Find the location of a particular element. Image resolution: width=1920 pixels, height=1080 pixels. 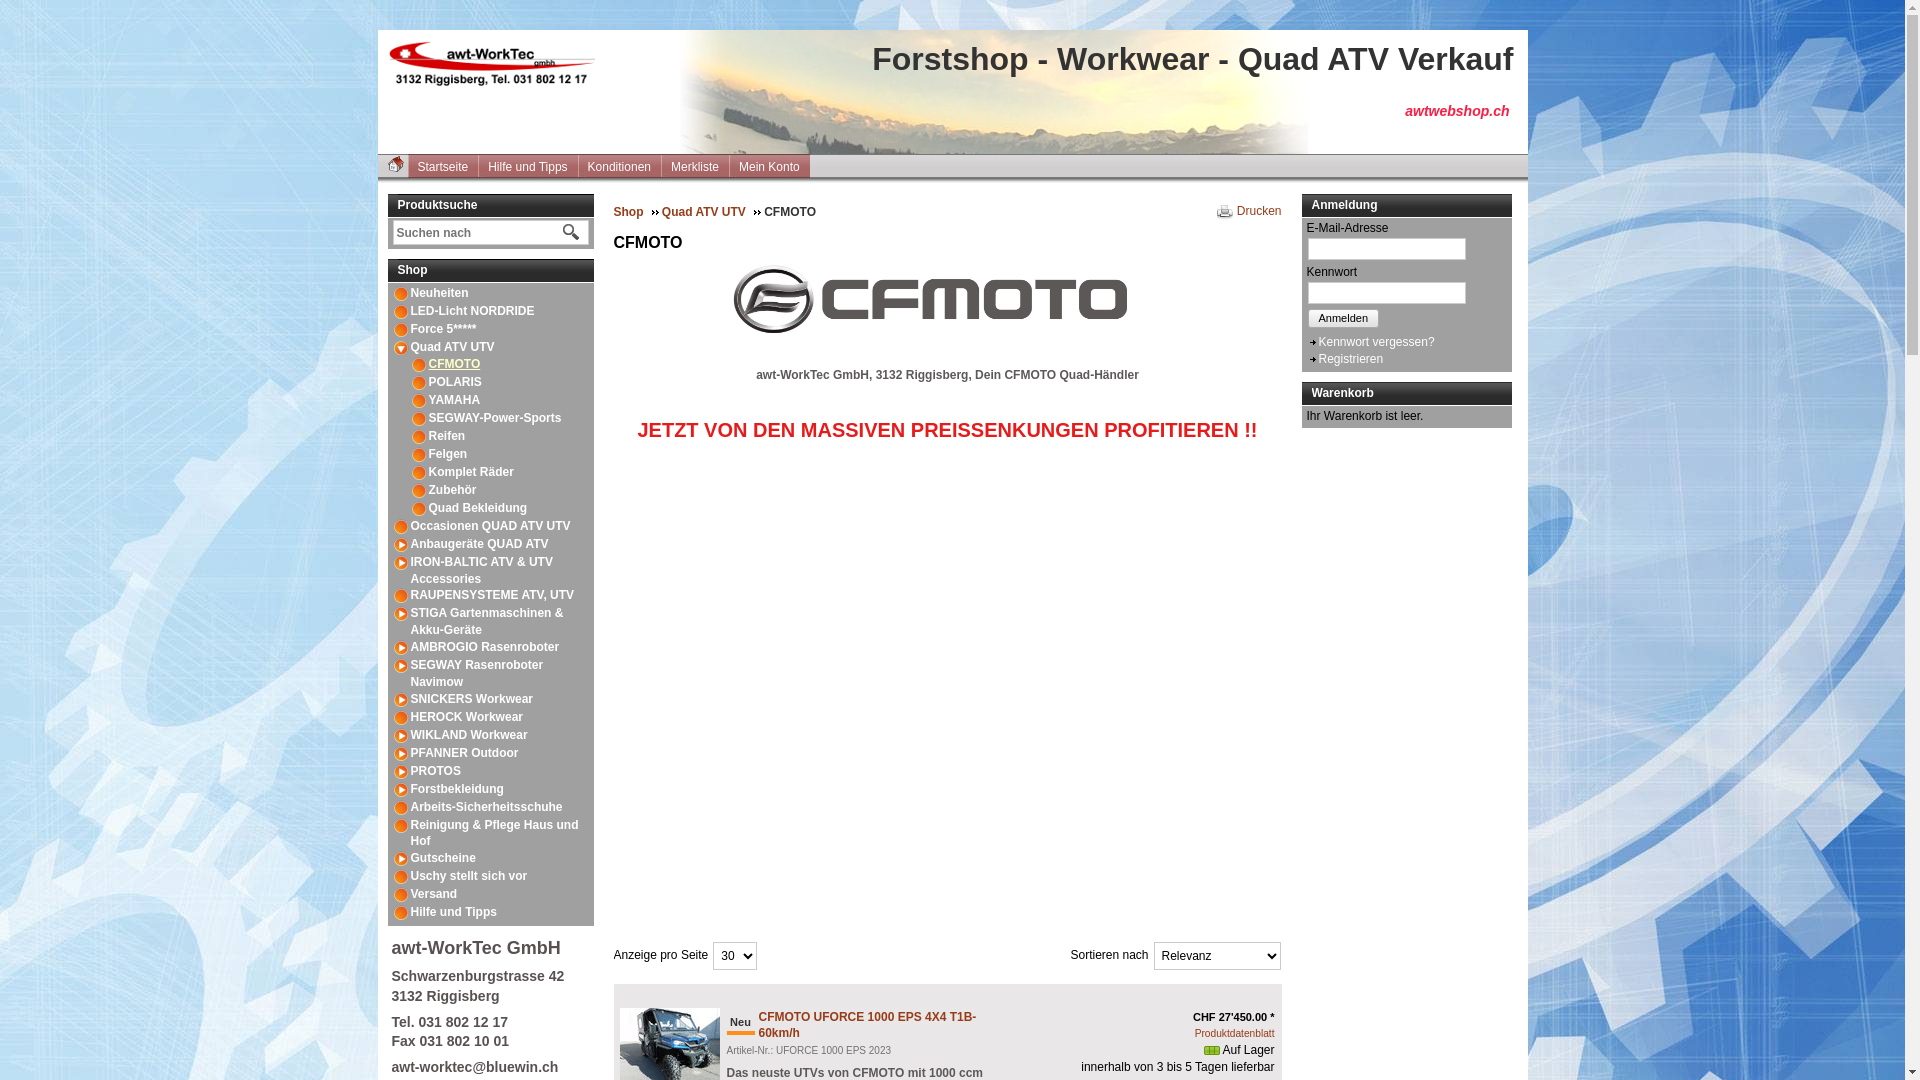

'CFMOTO UFORCE 1000 EPS 4X4 T1B-60km/h' is located at coordinates (867, 1025).